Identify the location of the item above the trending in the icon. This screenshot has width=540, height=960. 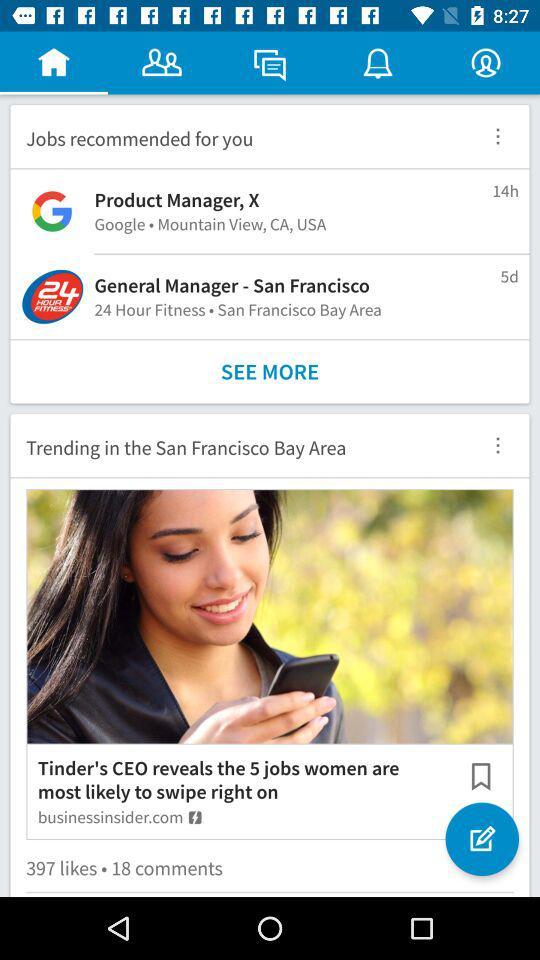
(270, 371).